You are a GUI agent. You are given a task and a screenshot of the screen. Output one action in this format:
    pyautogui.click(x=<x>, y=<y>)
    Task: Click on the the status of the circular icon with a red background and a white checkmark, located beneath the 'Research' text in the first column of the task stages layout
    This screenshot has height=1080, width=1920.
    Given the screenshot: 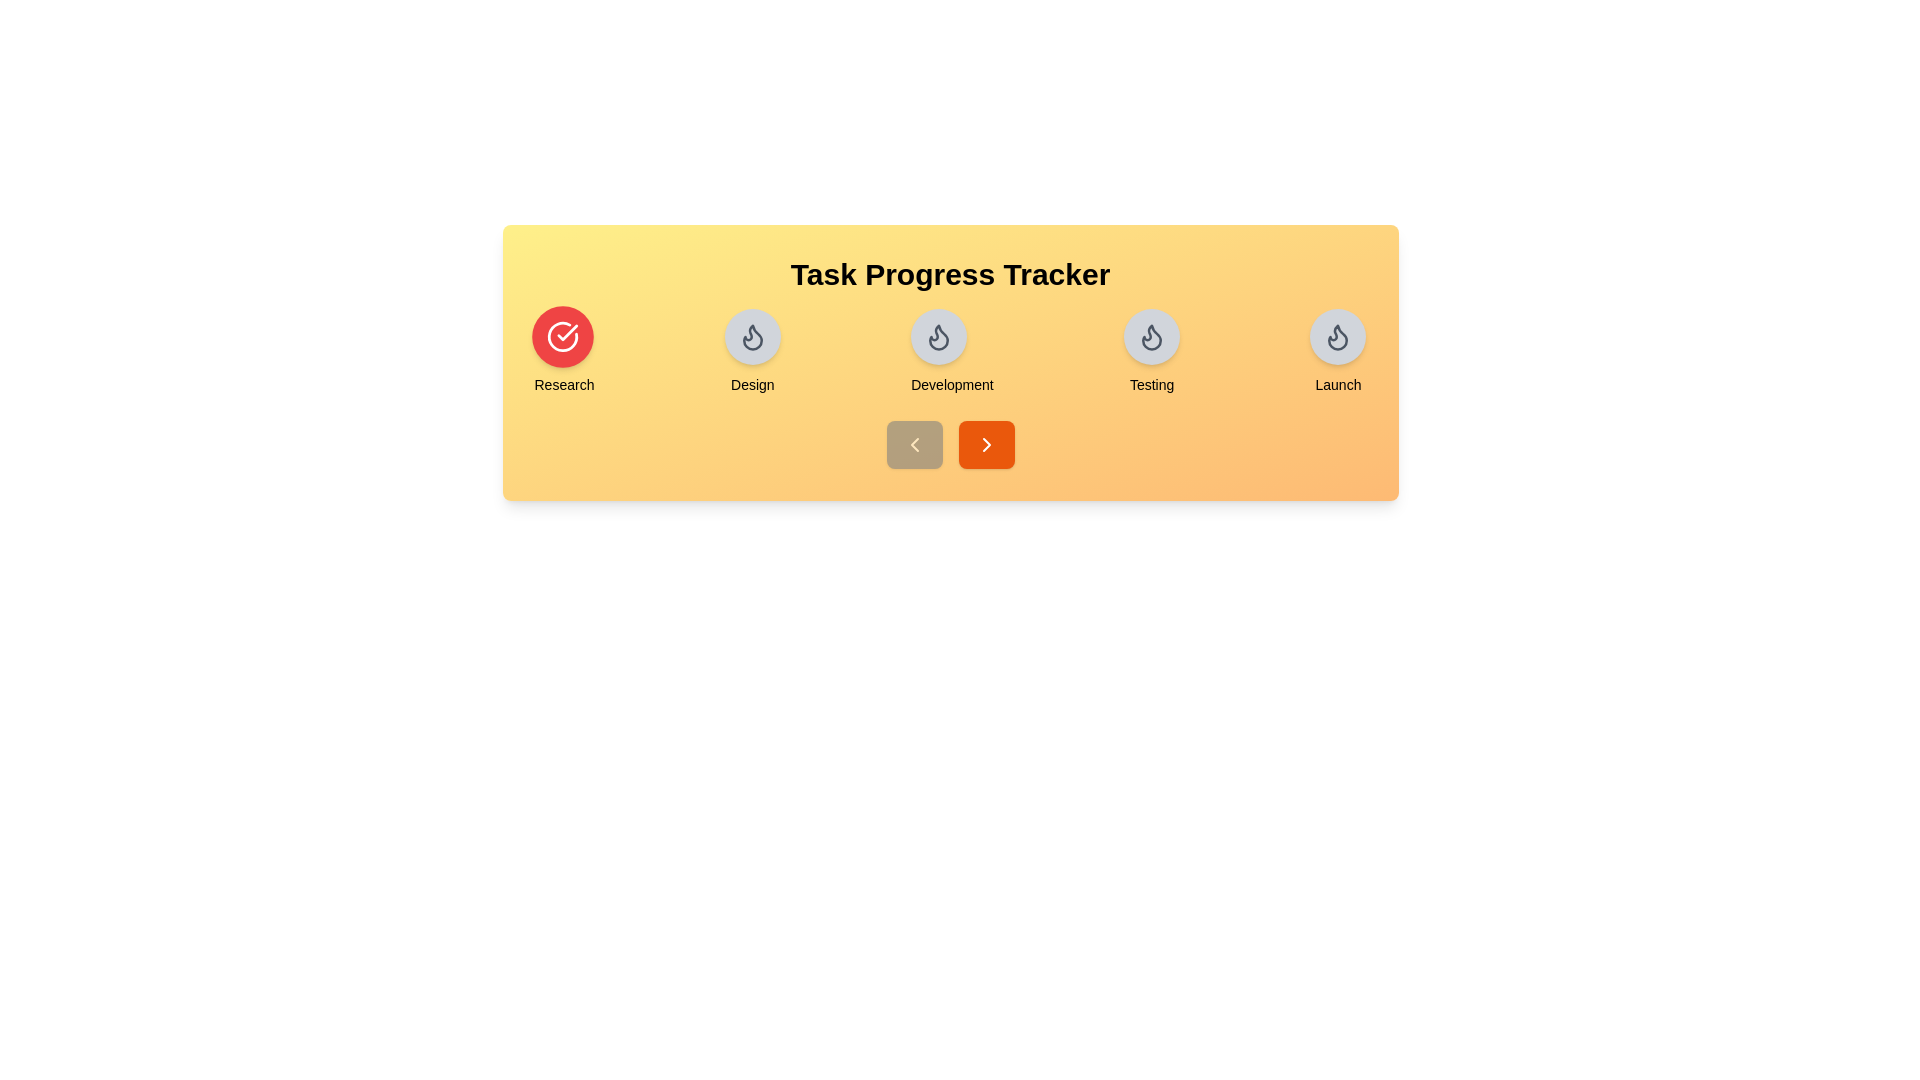 What is the action you would take?
    pyautogui.click(x=561, y=335)
    